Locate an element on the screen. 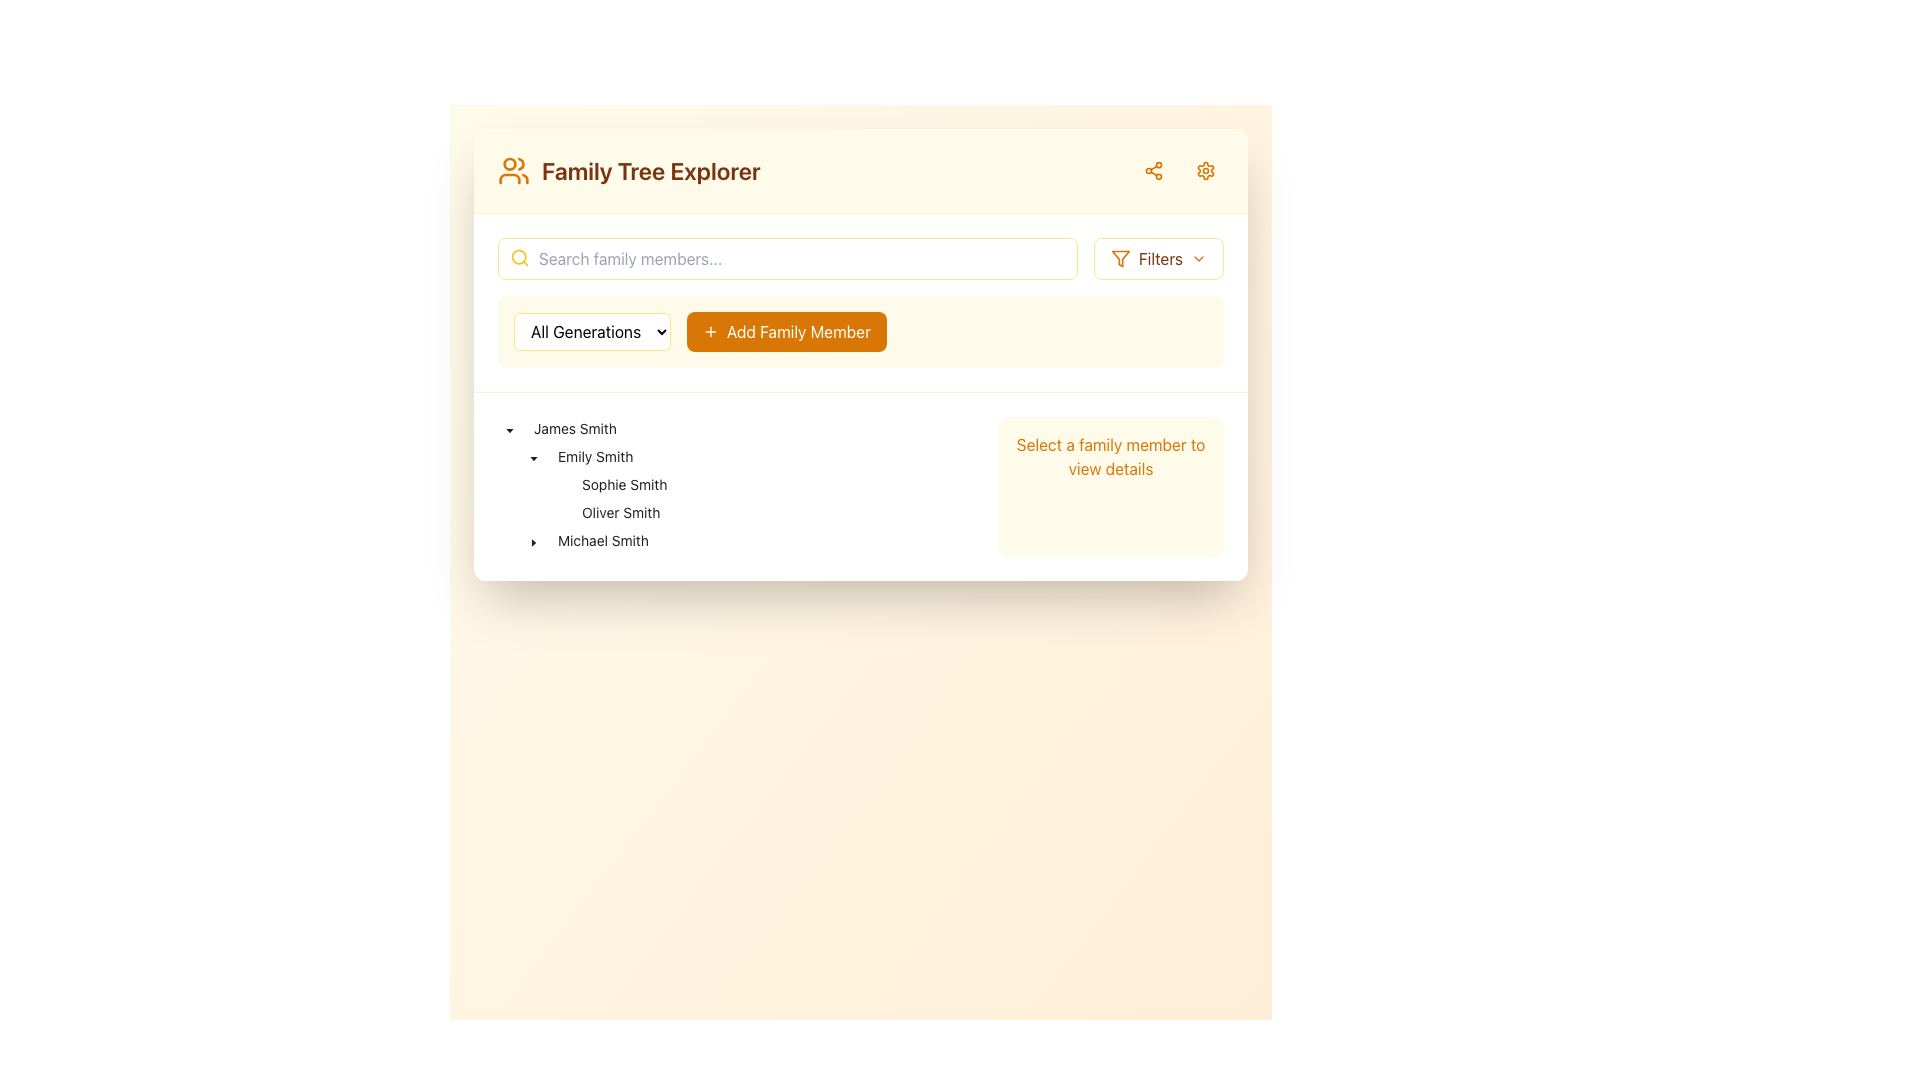 Image resolution: width=1920 pixels, height=1080 pixels. the circular graphic element located in the header, part of the SVG icon next to the 'Family Tree Explorer' title is located at coordinates (509, 163).